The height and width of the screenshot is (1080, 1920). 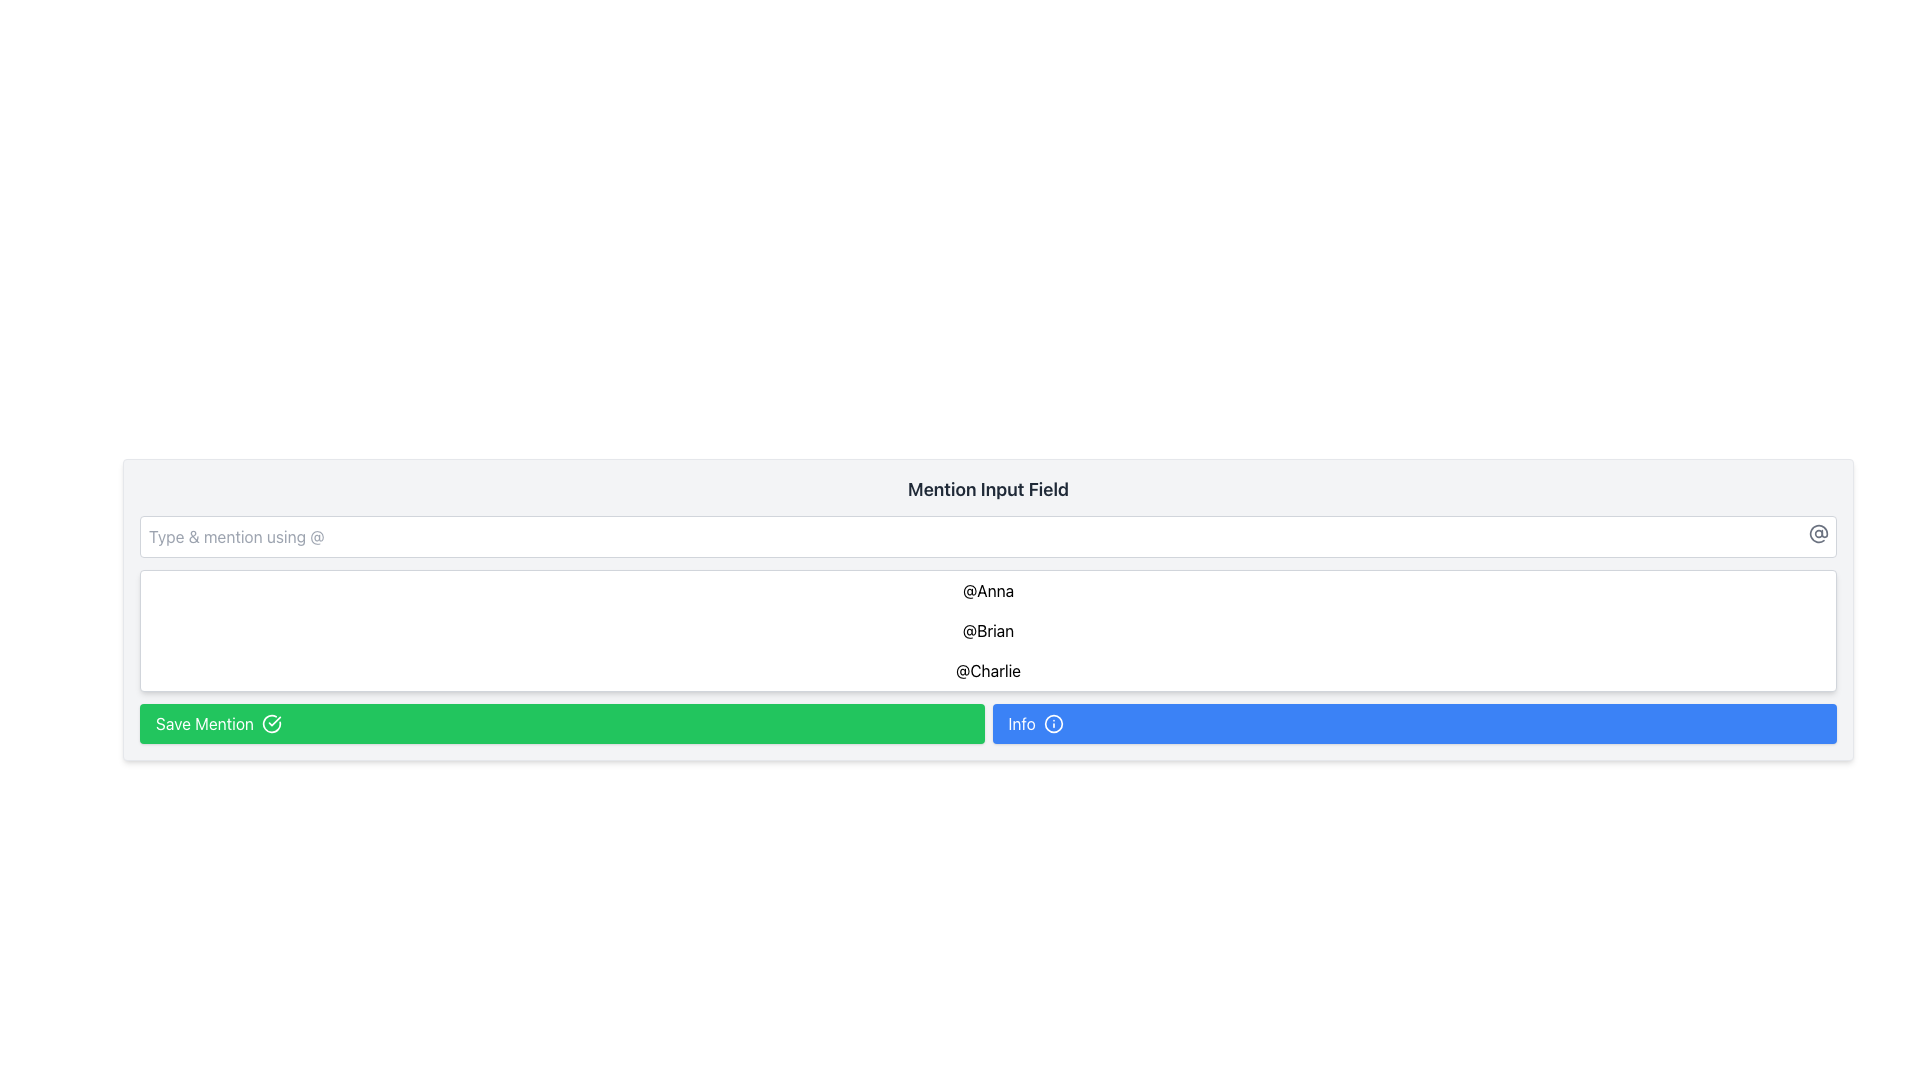 What do you see at coordinates (1052, 724) in the screenshot?
I see `the informational icon located within the blue 'Info' button to obtain more details` at bounding box center [1052, 724].